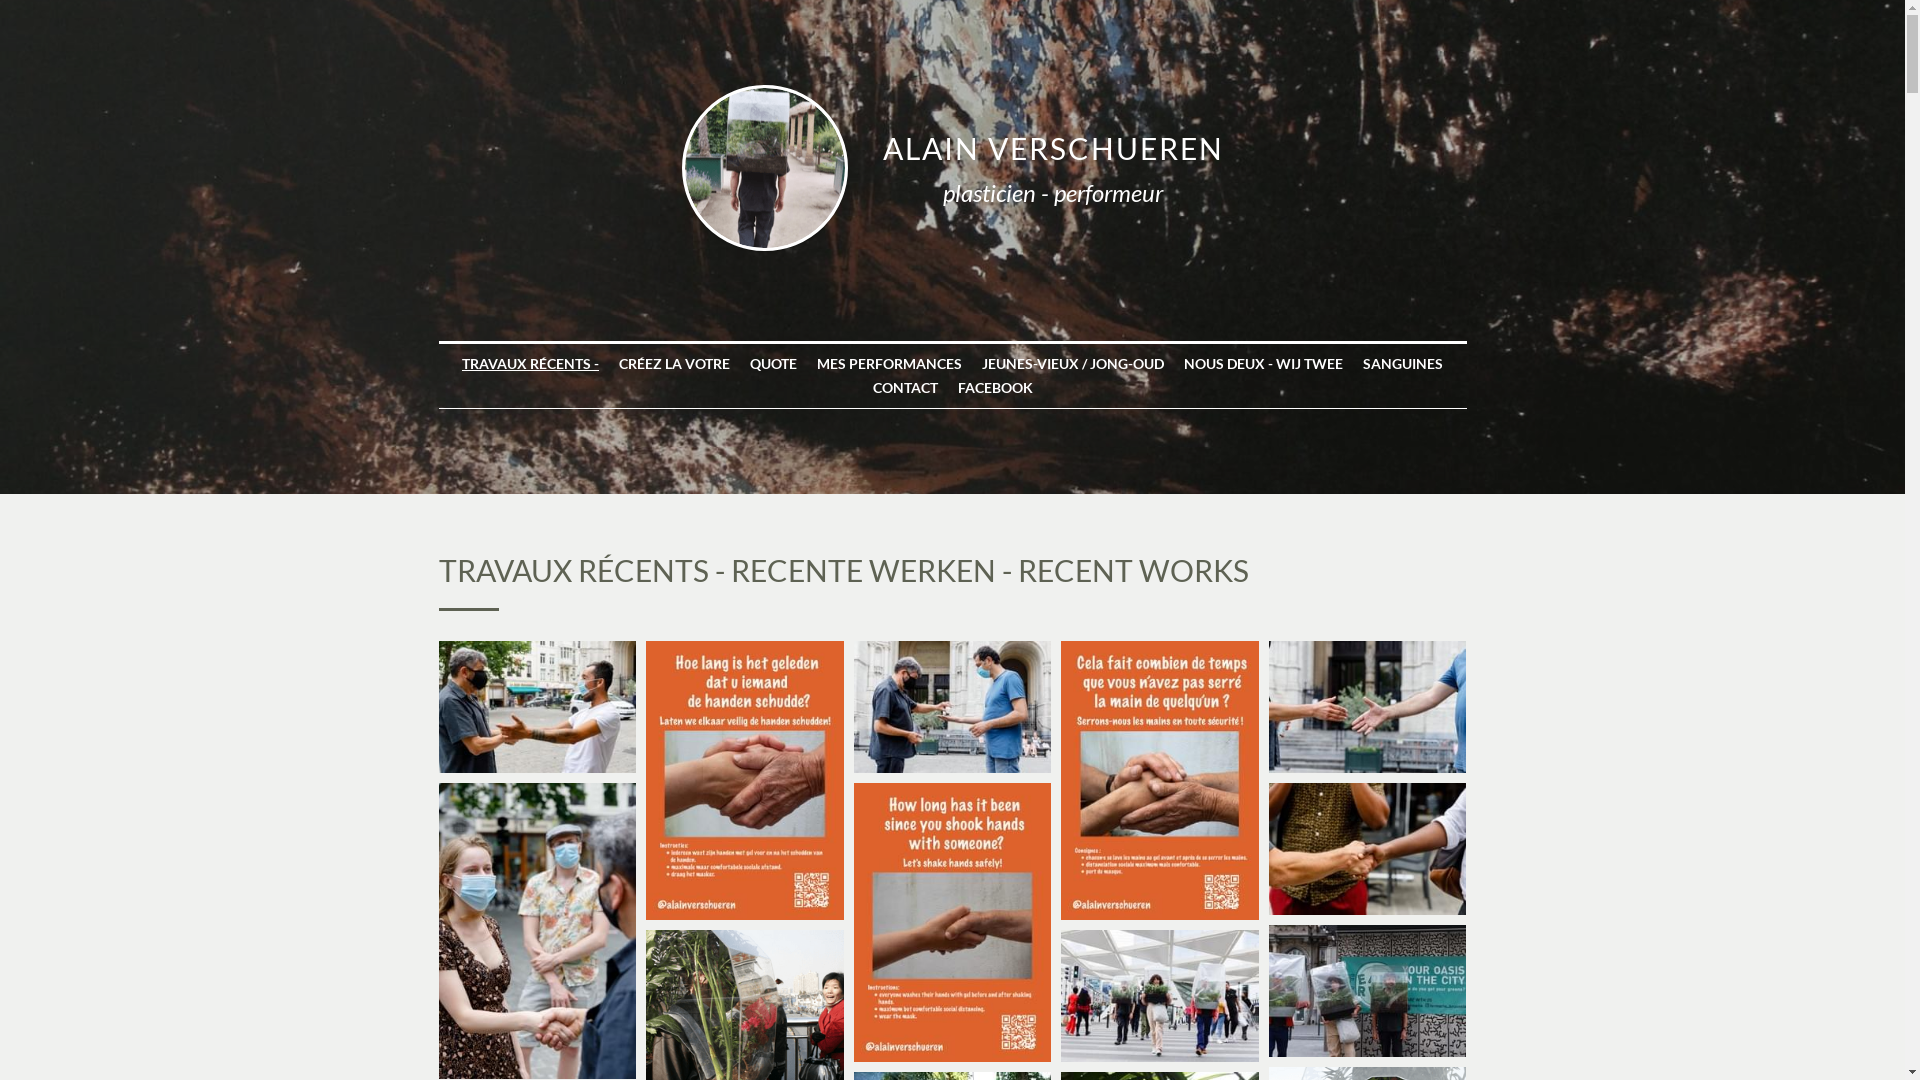 The height and width of the screenshot is (1080, 1920). Describe the element at coordinates (1184, 363) in the screenshot. I see `'NOUS DEUX - WIJ TWEE'` at that location.